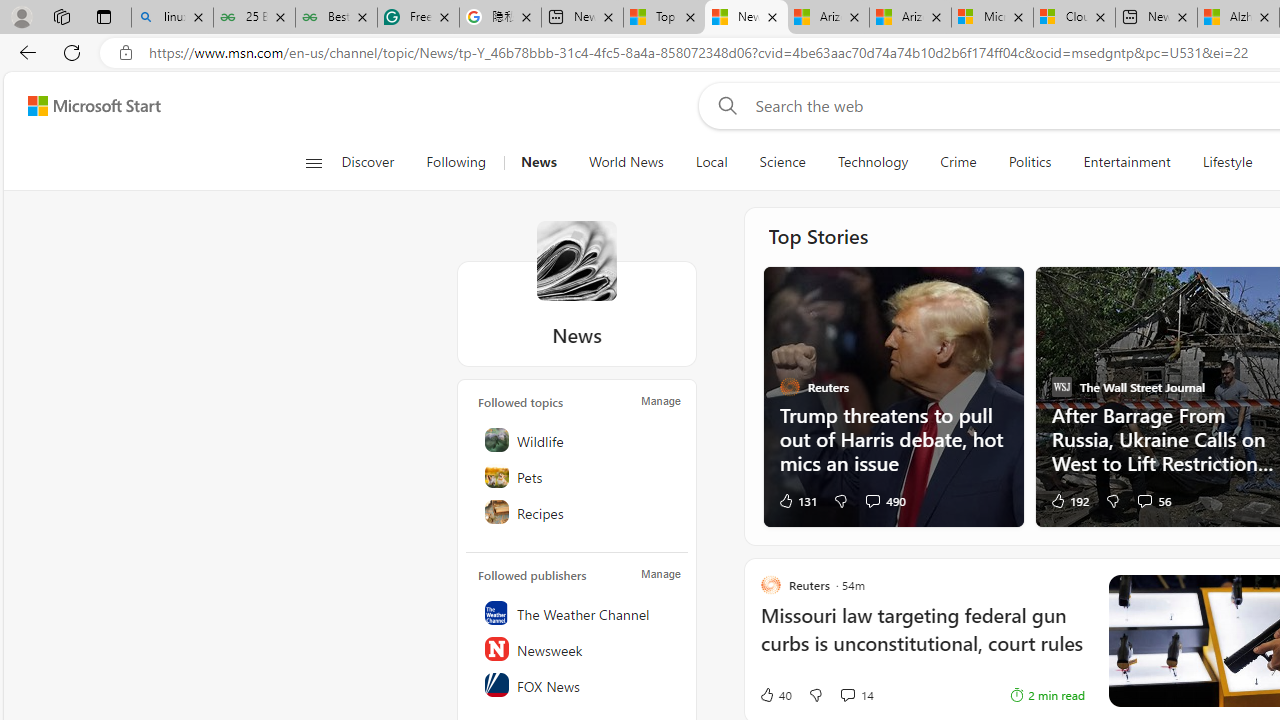  What do you see at coordinates (417, 17) in the screenshot?
I see `'Free AI Writing Assistance for Students | Grammarly'` at bounding box center [417, 17].